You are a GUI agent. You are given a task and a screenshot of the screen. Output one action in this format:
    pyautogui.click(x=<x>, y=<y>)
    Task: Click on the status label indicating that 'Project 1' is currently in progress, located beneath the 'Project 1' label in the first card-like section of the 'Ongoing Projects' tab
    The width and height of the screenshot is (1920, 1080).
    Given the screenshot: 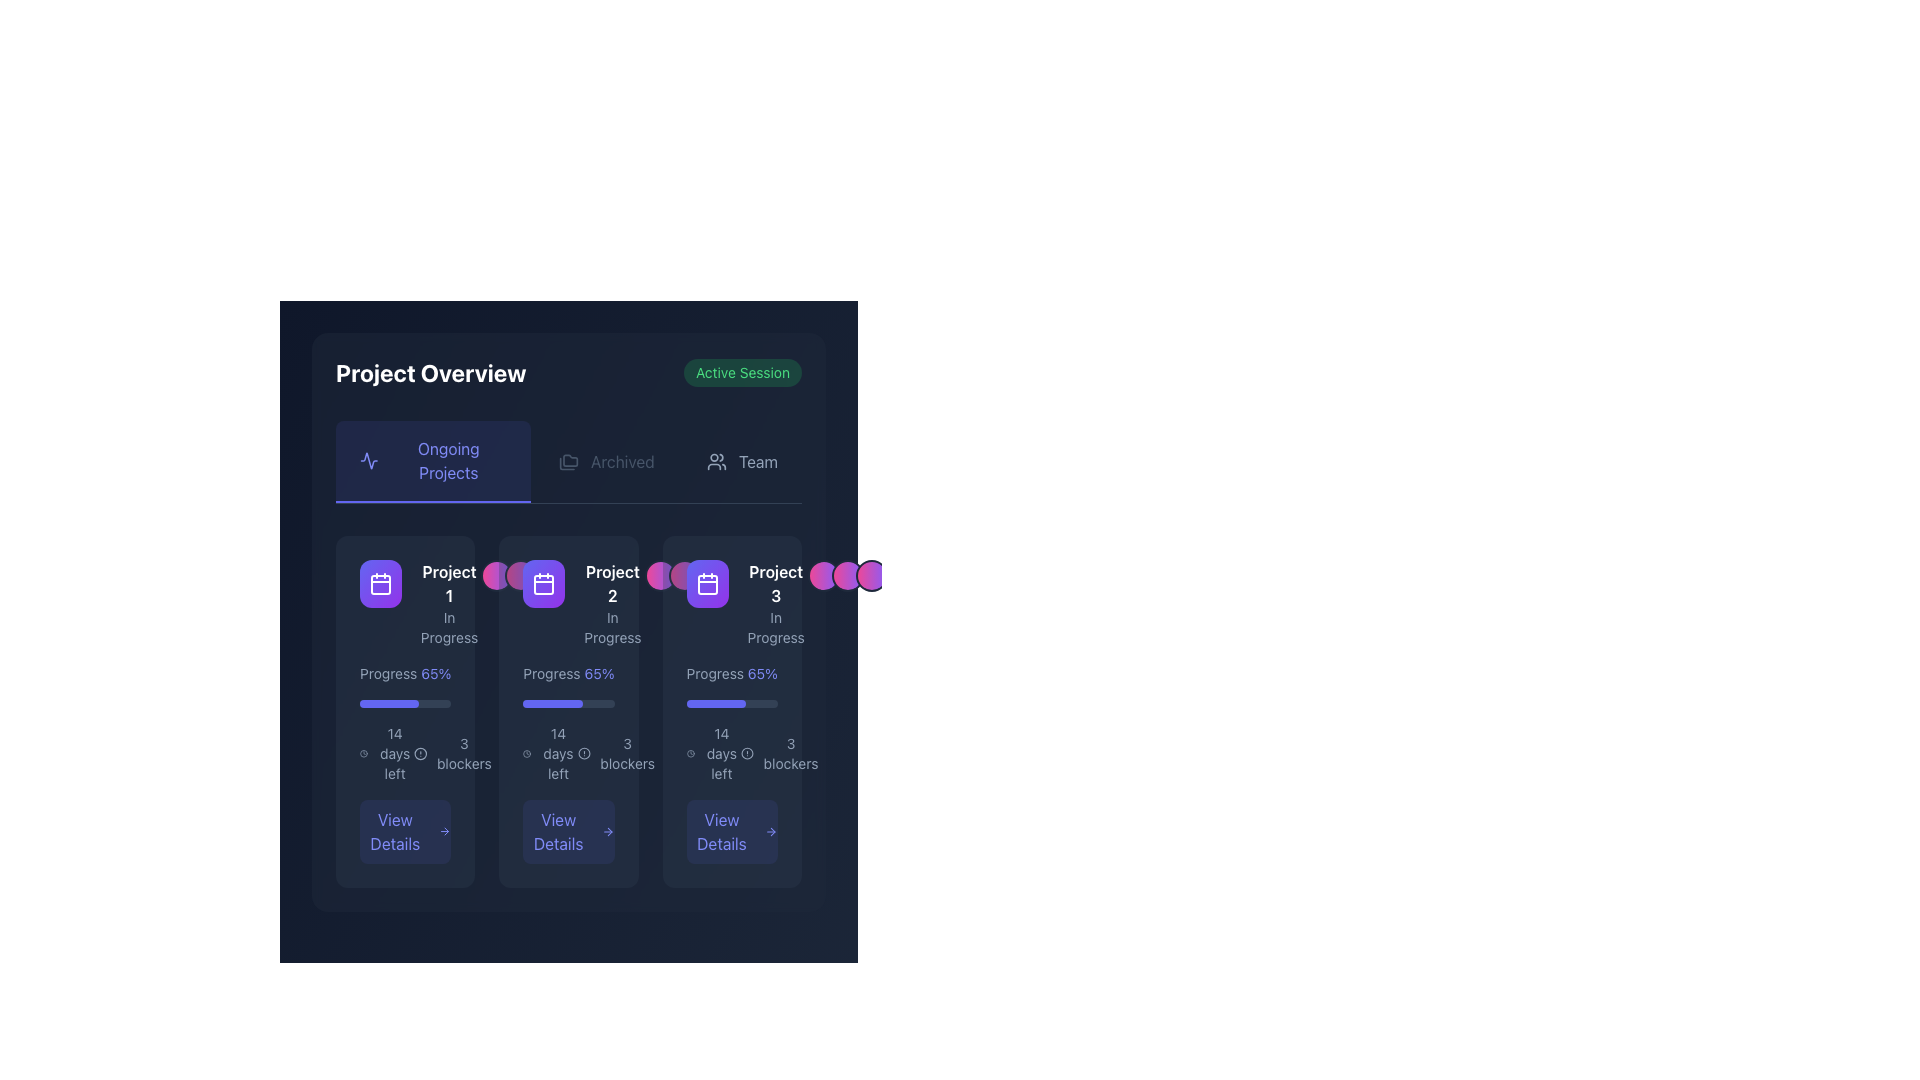 What is the action you would take?
    pyautogui.click(x=448, y=627)
    